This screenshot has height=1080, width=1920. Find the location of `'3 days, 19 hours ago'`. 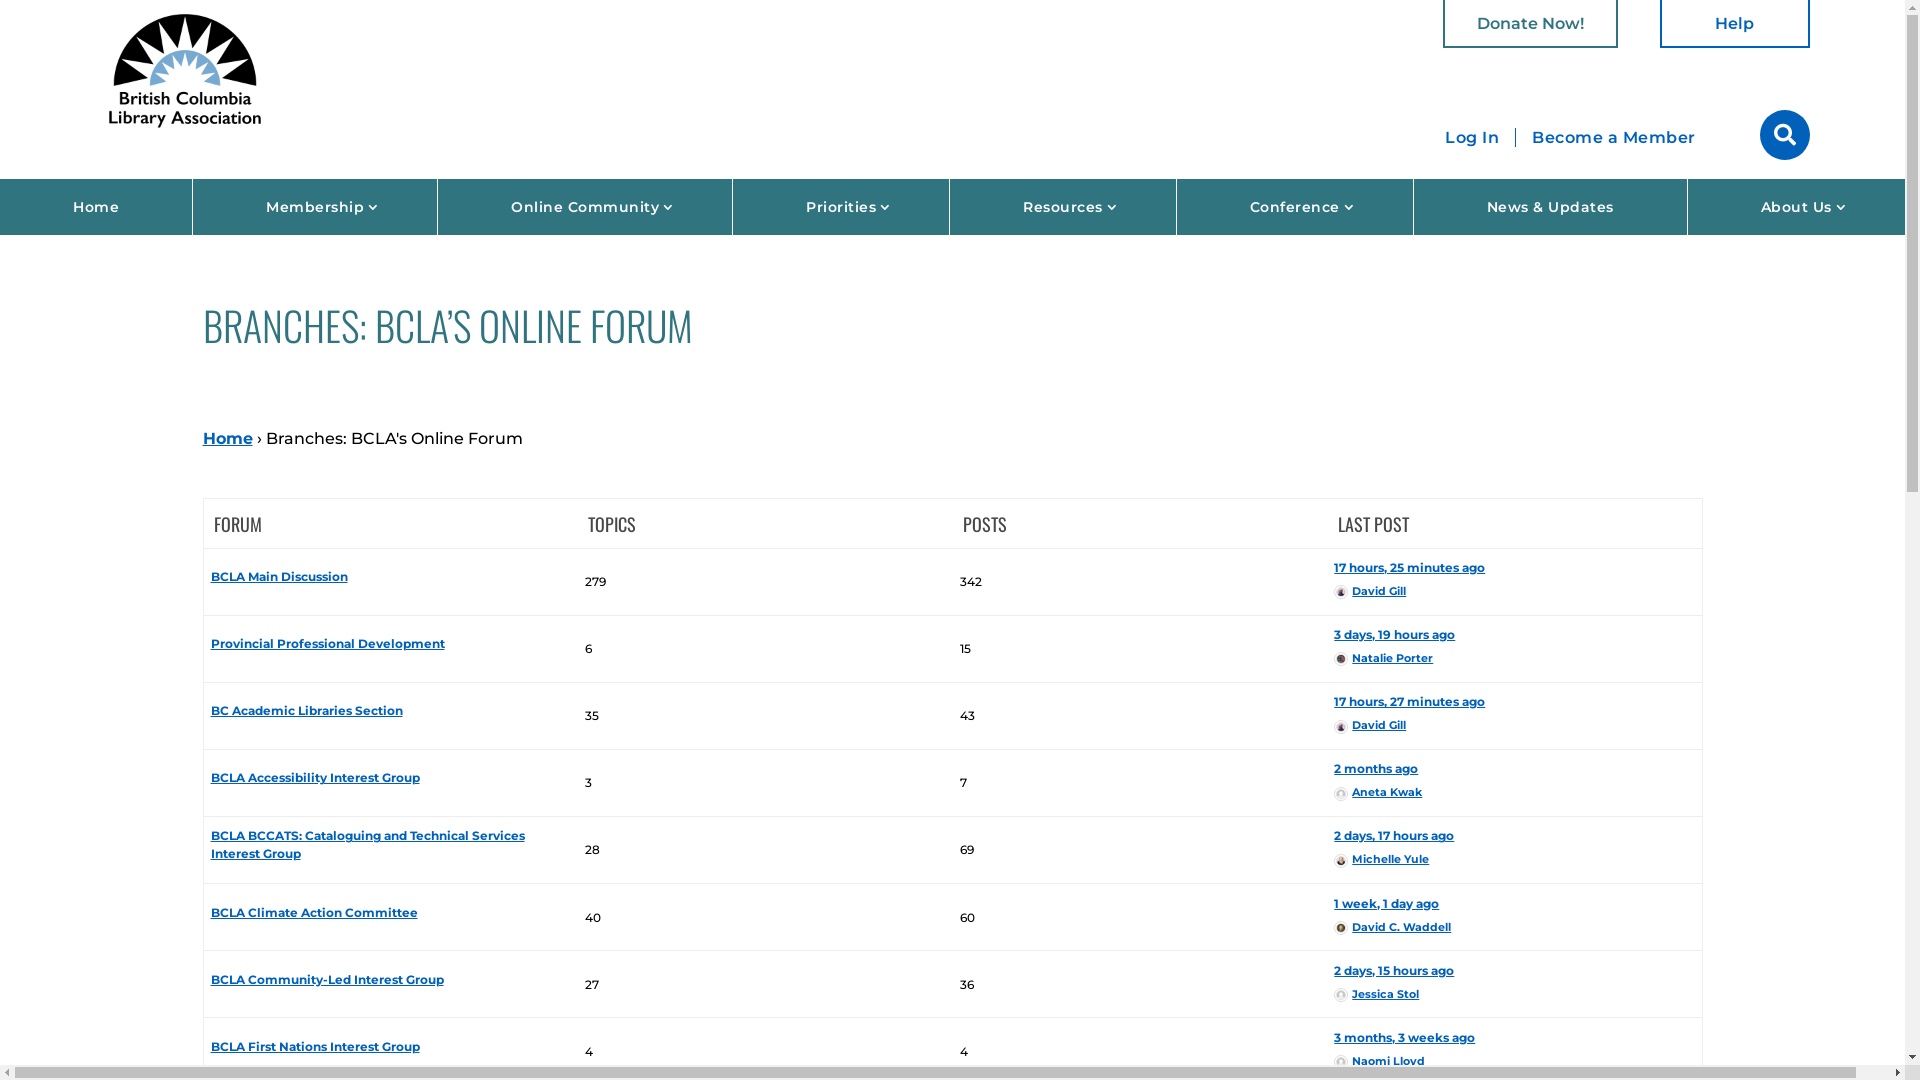

'3 days, 19 hours ago' is located at coordinates (1334, 634).